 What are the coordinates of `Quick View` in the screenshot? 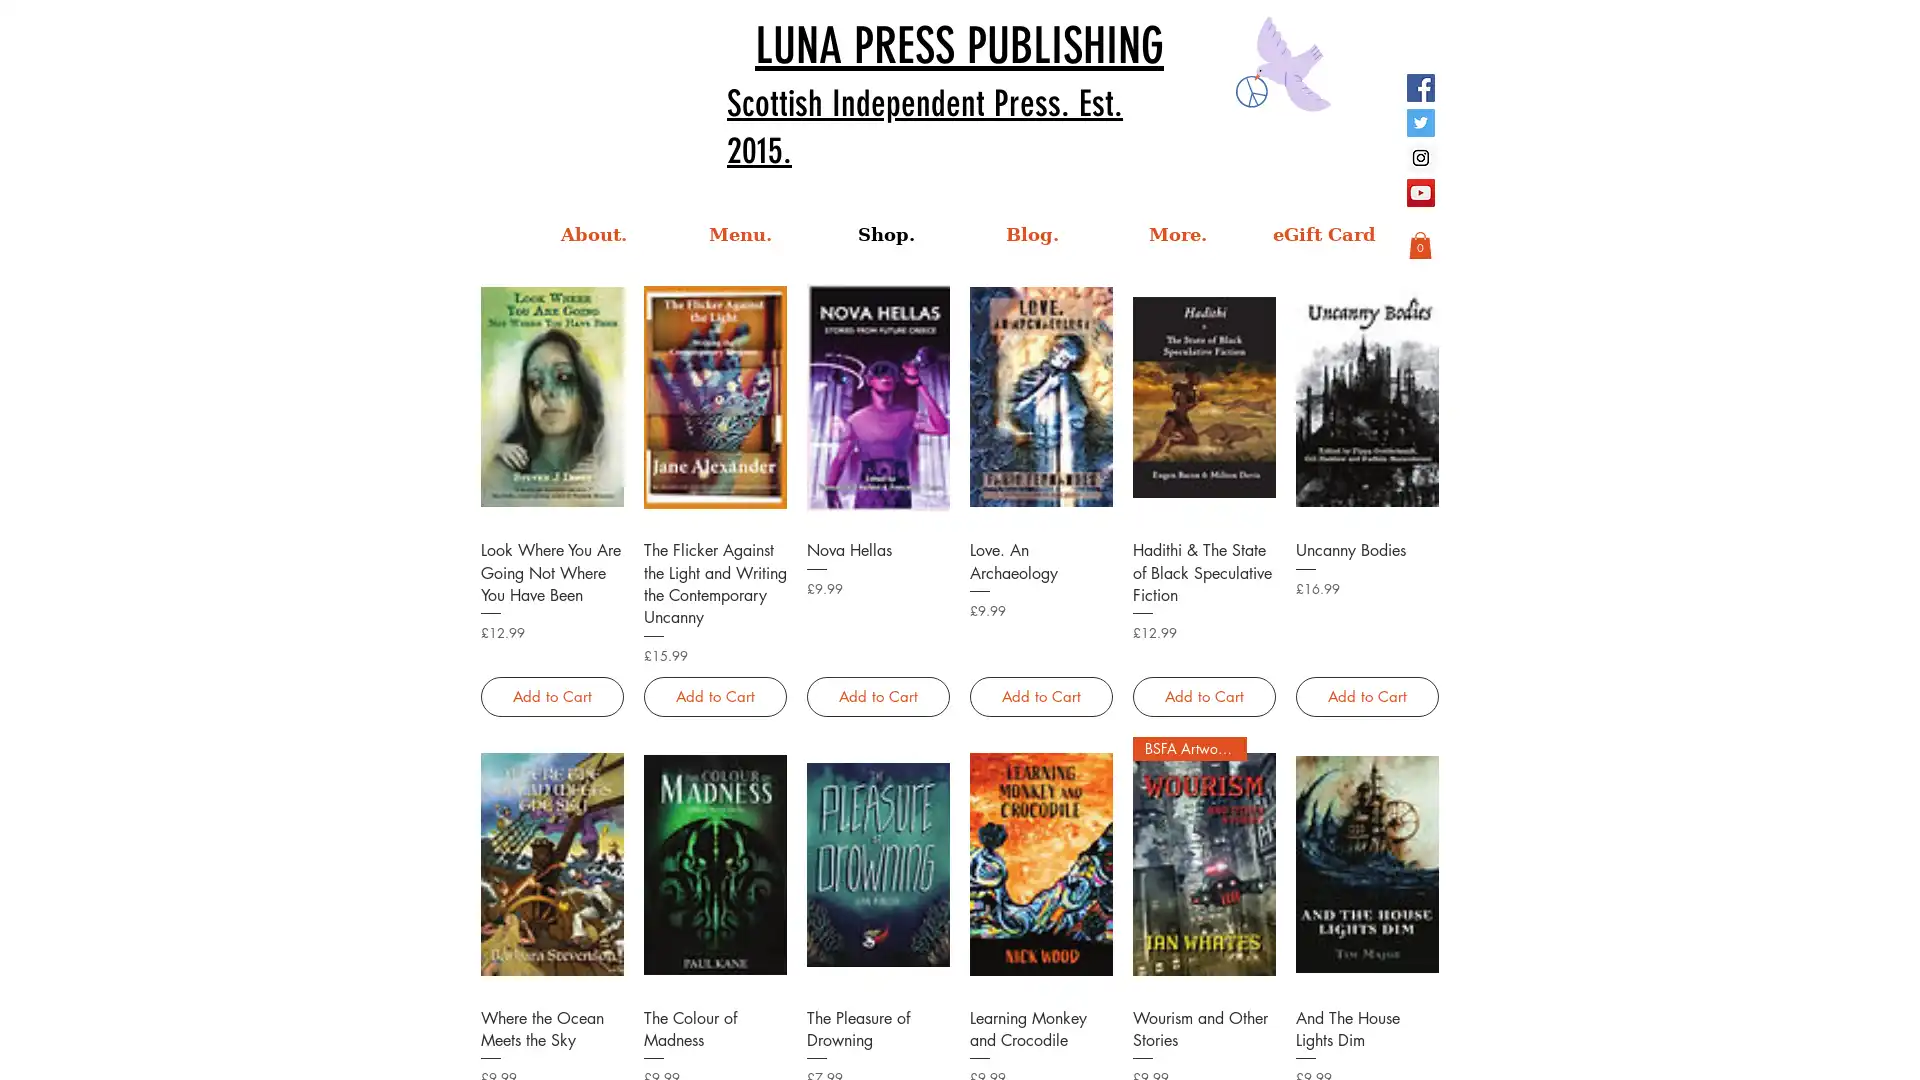 It's located at (877, 1015).